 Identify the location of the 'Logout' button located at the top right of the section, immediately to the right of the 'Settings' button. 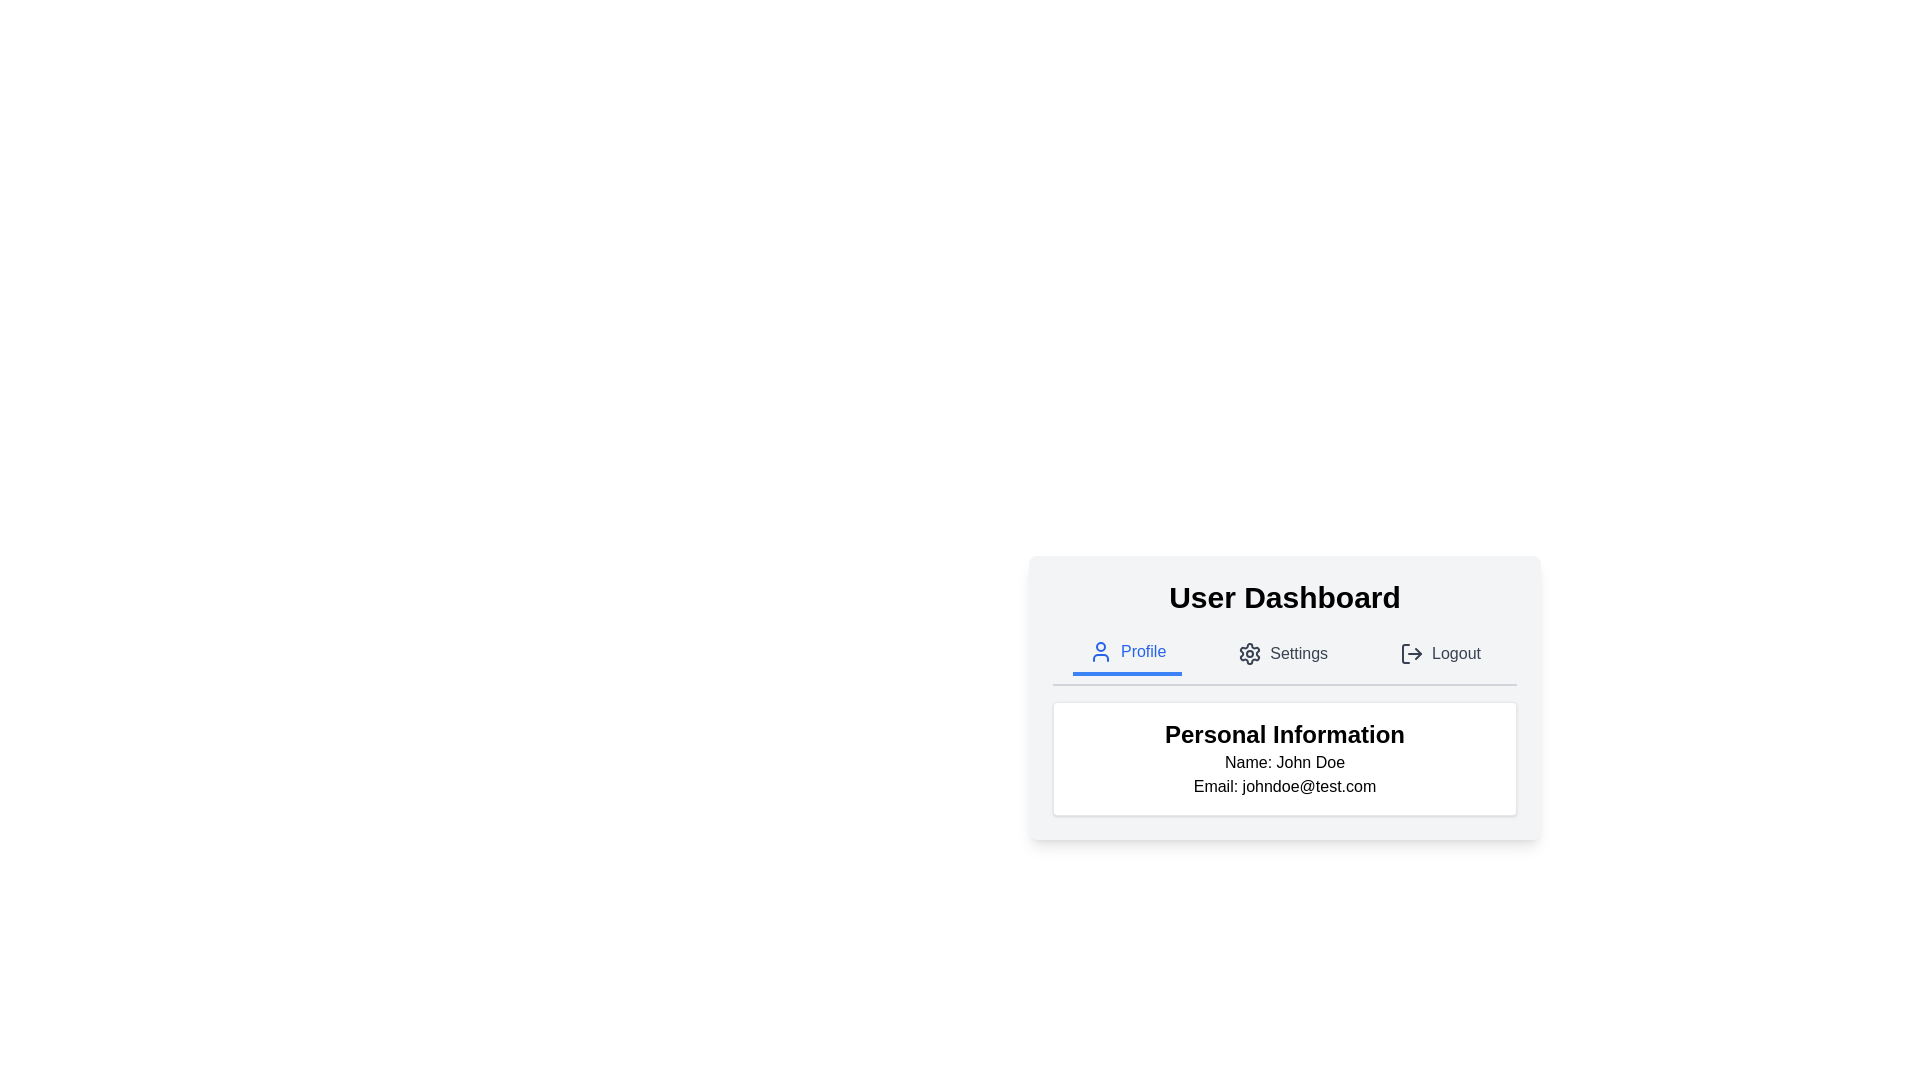
(1440, 654).